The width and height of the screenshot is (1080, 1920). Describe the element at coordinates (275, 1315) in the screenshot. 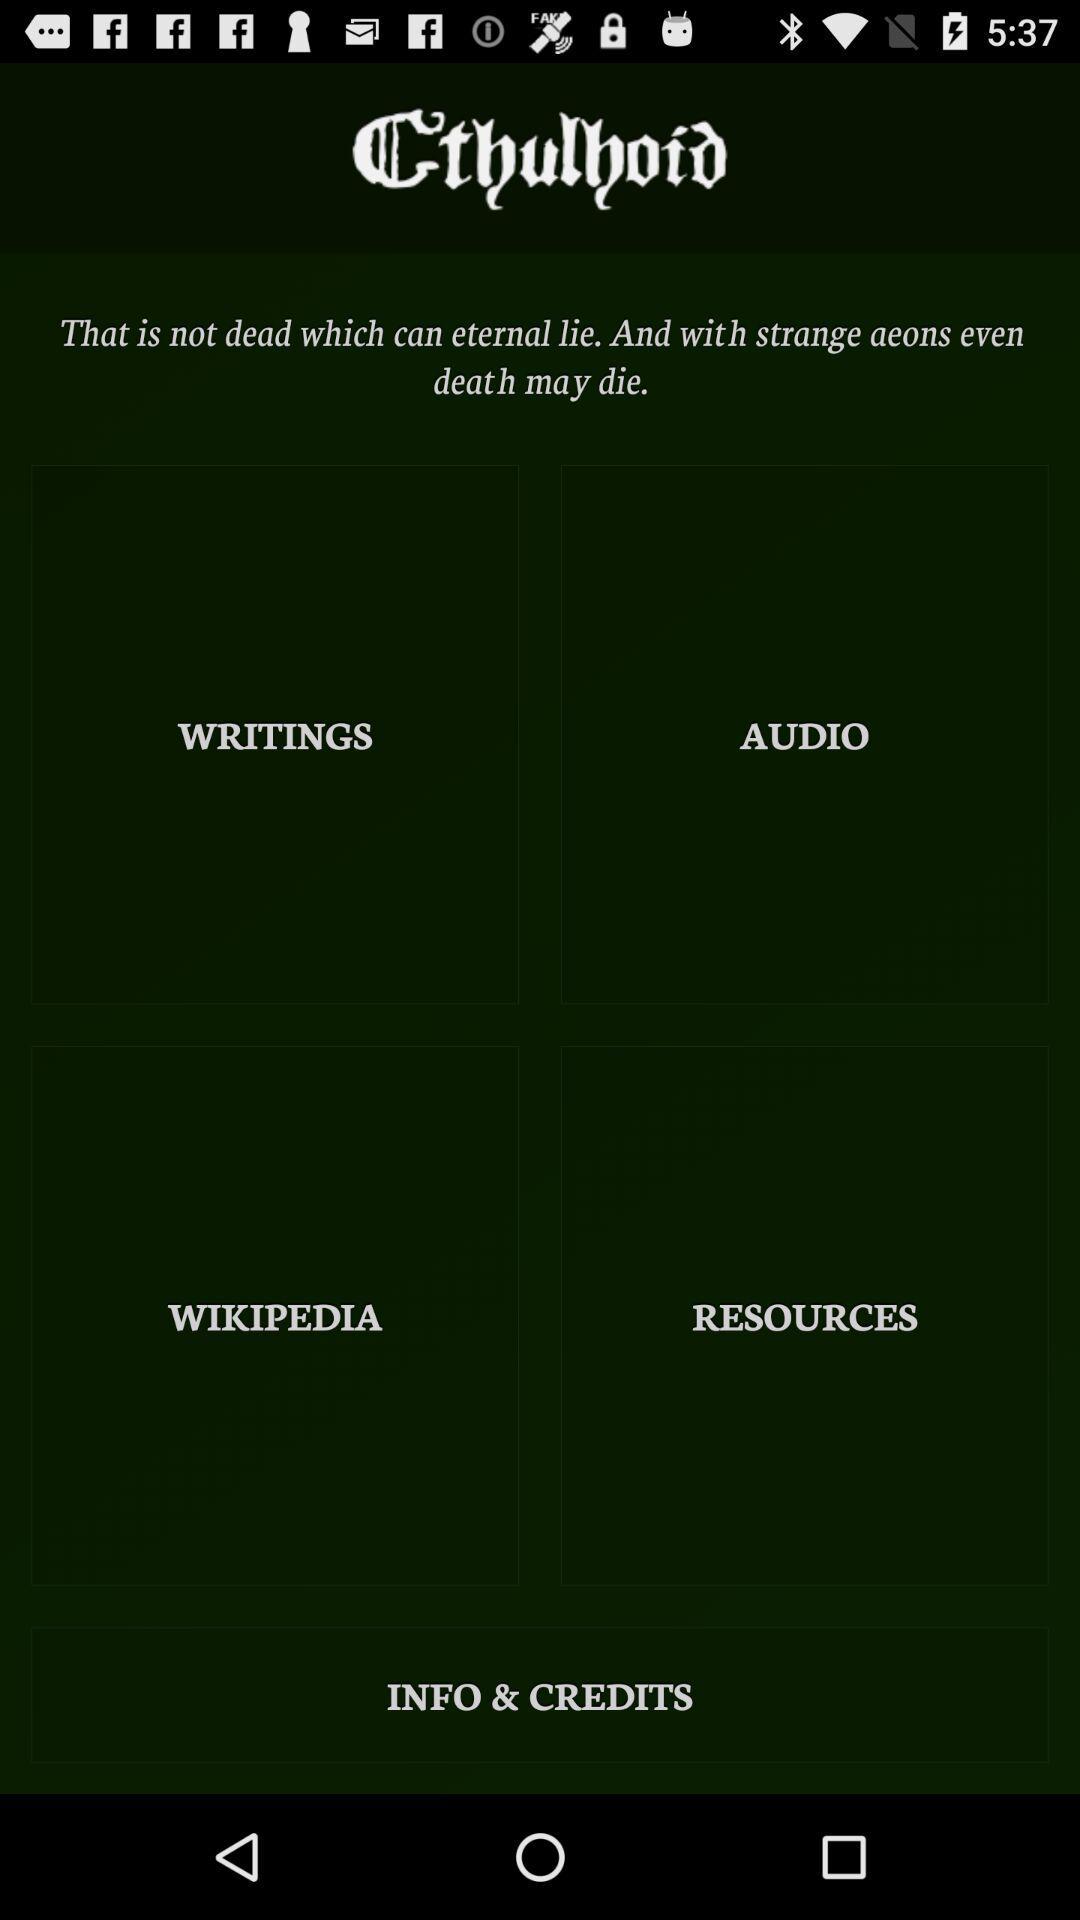

I see `the item above the info & credits icon` at that location.